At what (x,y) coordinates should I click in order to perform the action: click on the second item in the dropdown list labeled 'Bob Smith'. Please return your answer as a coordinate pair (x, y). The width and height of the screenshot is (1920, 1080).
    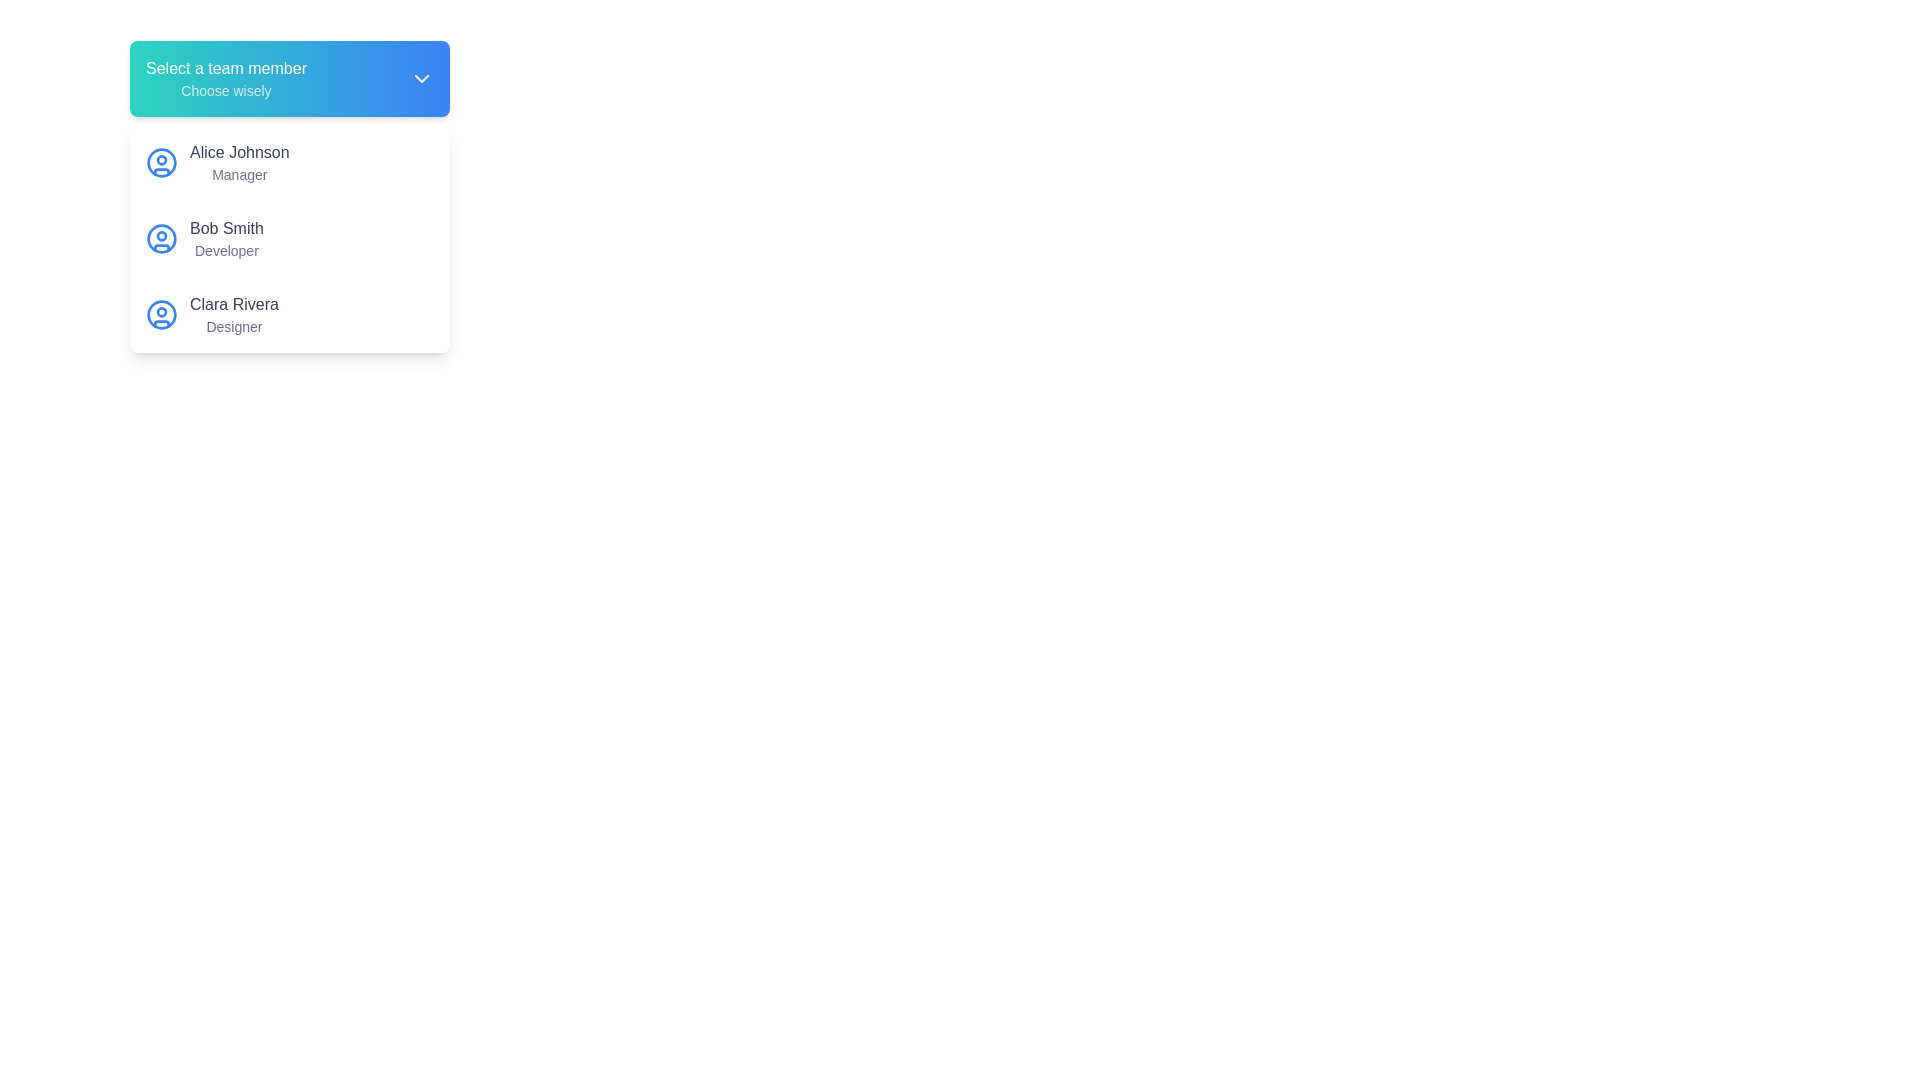
    Looking at the image, I should click on (288, 238).